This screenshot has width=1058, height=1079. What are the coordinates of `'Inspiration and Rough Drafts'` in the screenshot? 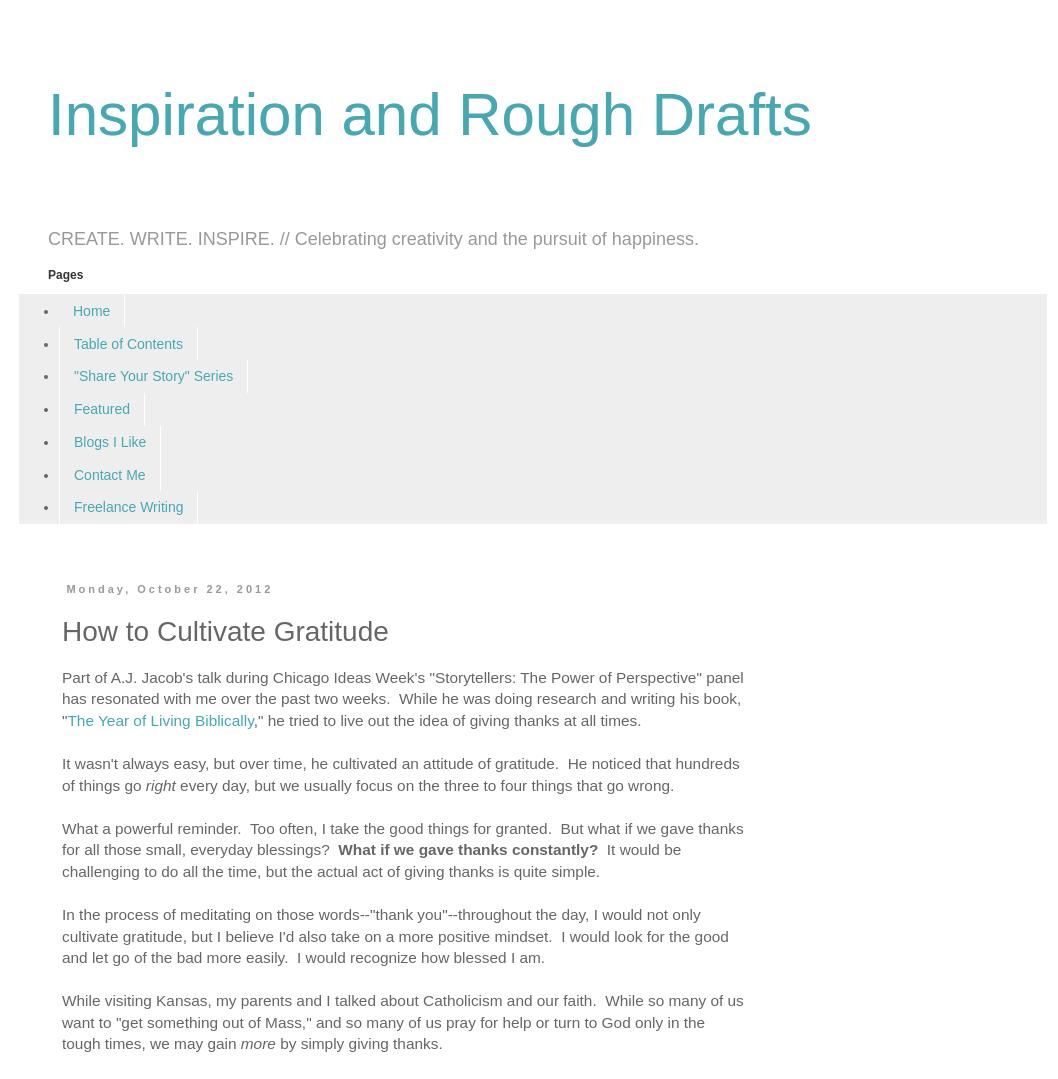 It's located at (429, 114).